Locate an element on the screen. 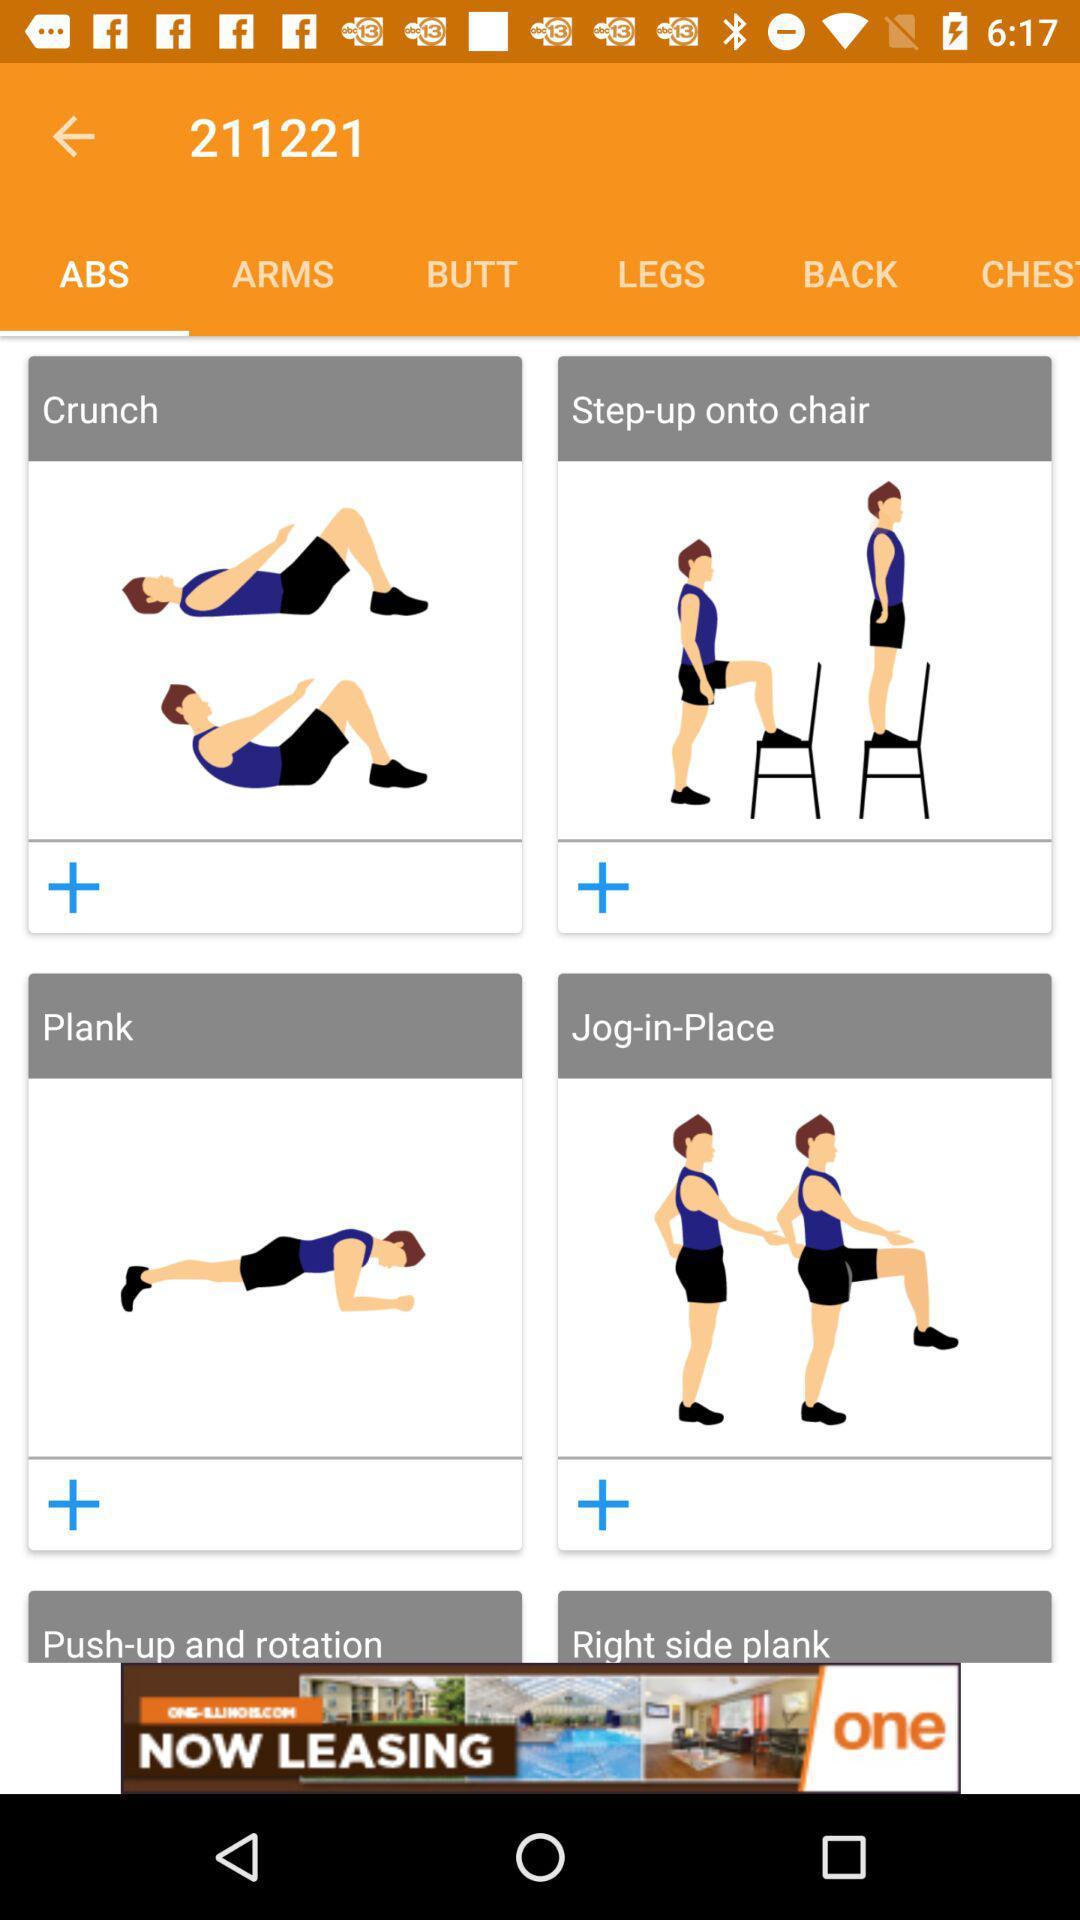  rutine is located at coordinates (602, 1504).